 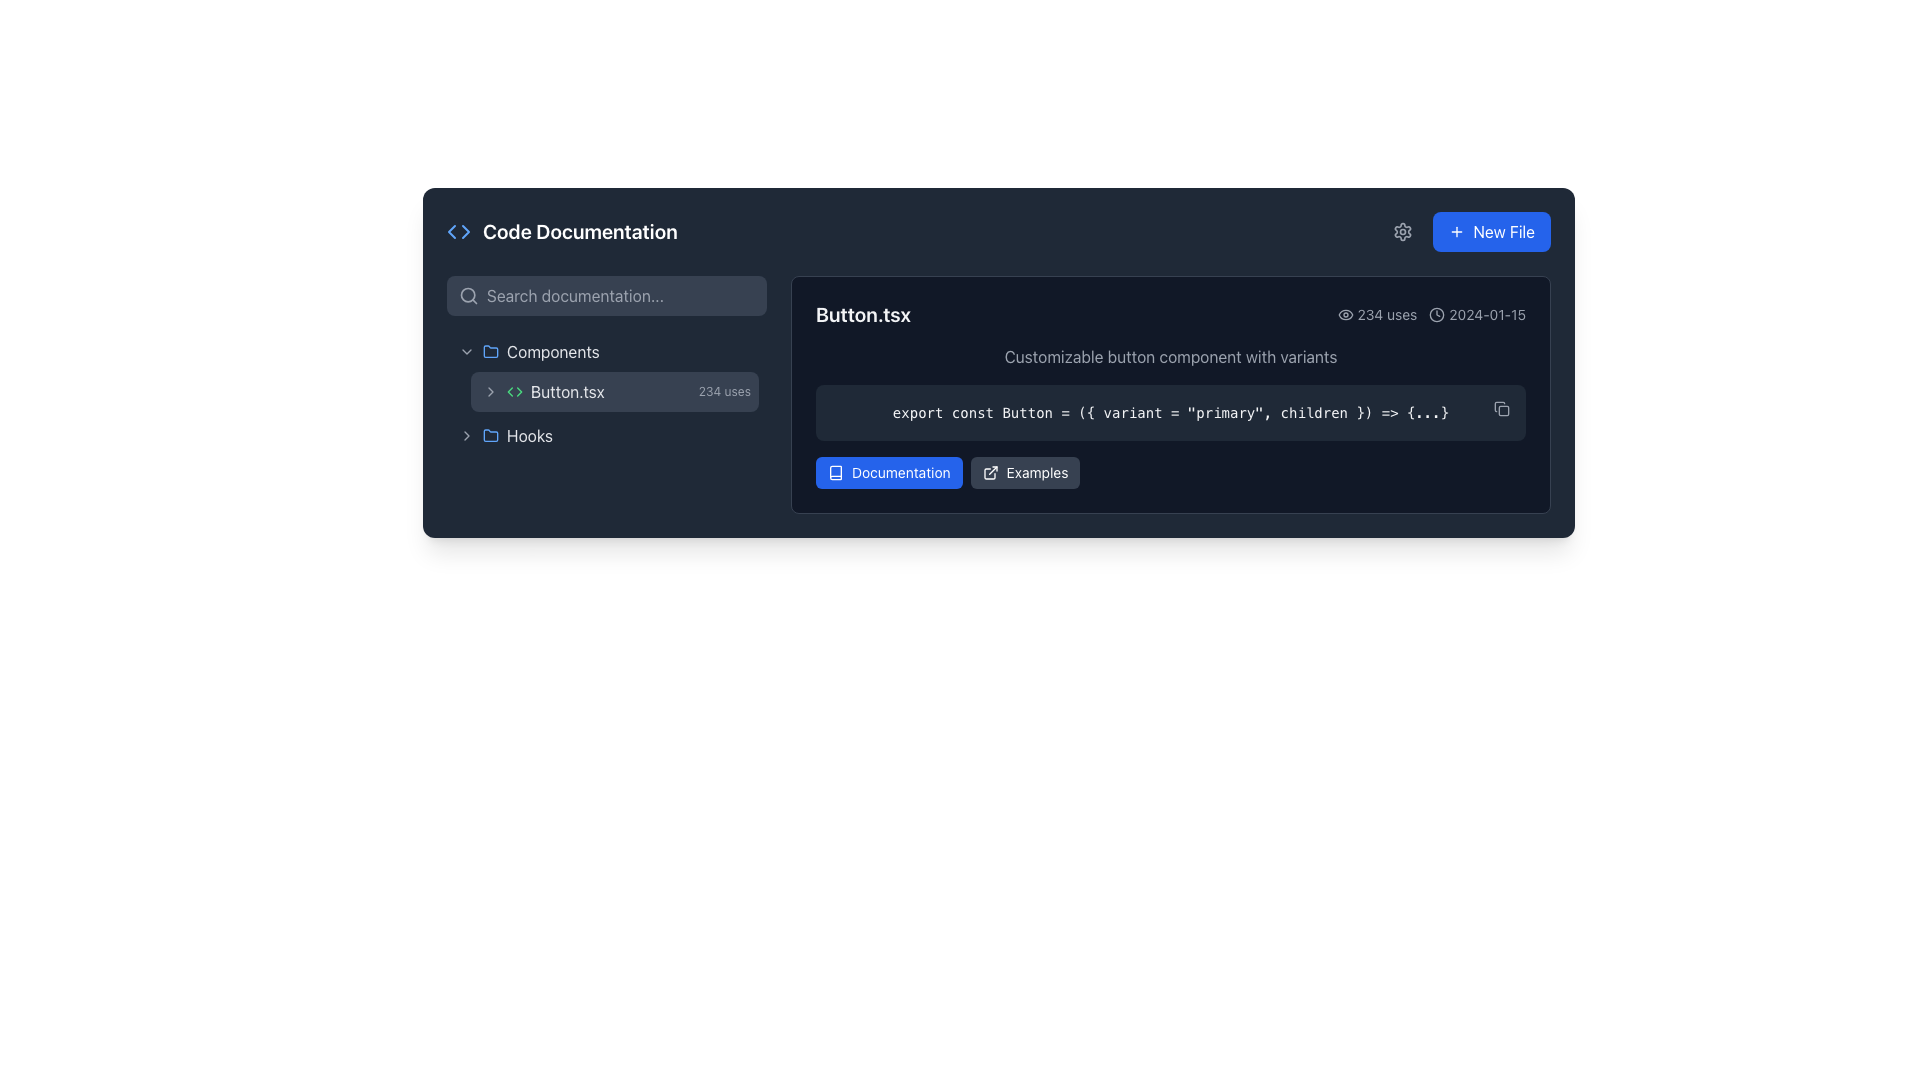 What do you see at coordinates (1499, 406) in the screenshot?
I see `the document icon element which is part of the SVG displaying a file outline with a corner fold, located next to the code snippet panel` at bounding box center [1499, 406].